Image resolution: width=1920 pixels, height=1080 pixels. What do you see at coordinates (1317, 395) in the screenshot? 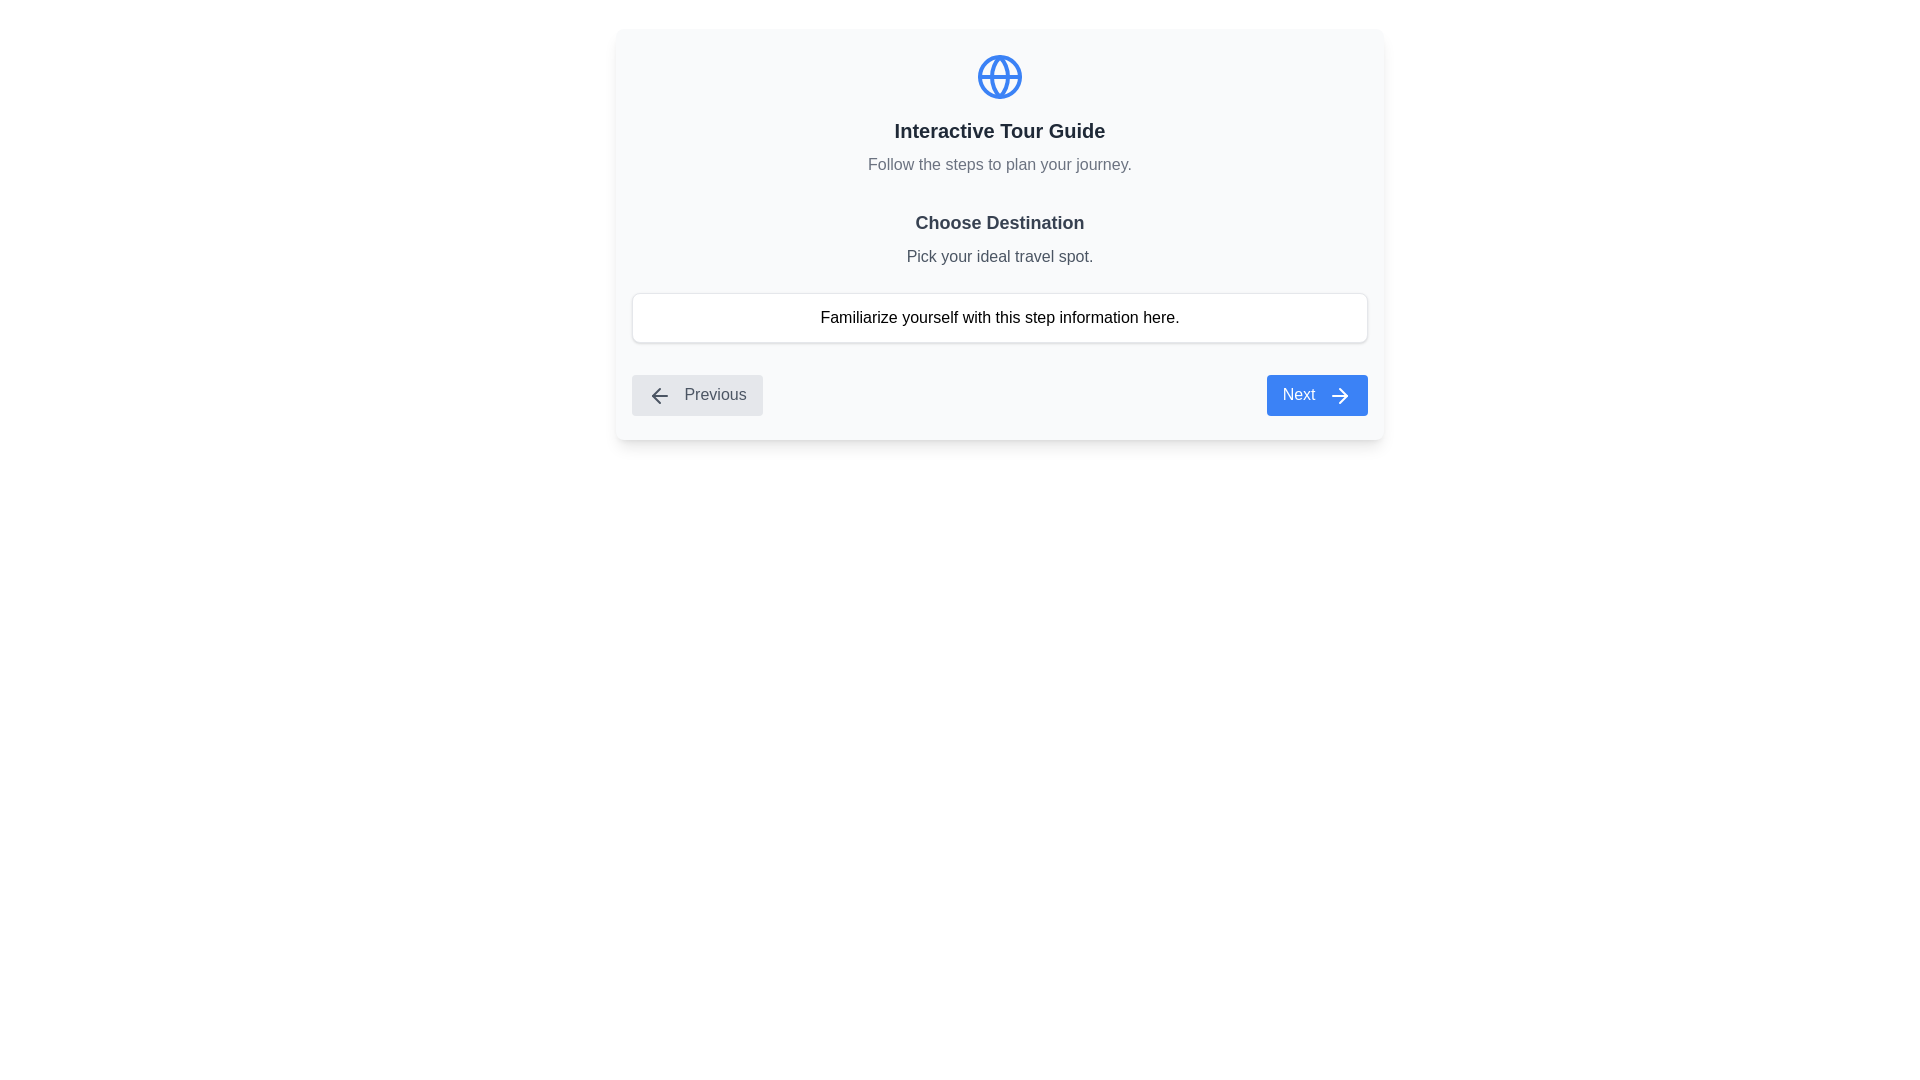
I see `the navigation button located at the bottom-right corner of the interactive card layout to change its color` at bounding box center [1317, 395].